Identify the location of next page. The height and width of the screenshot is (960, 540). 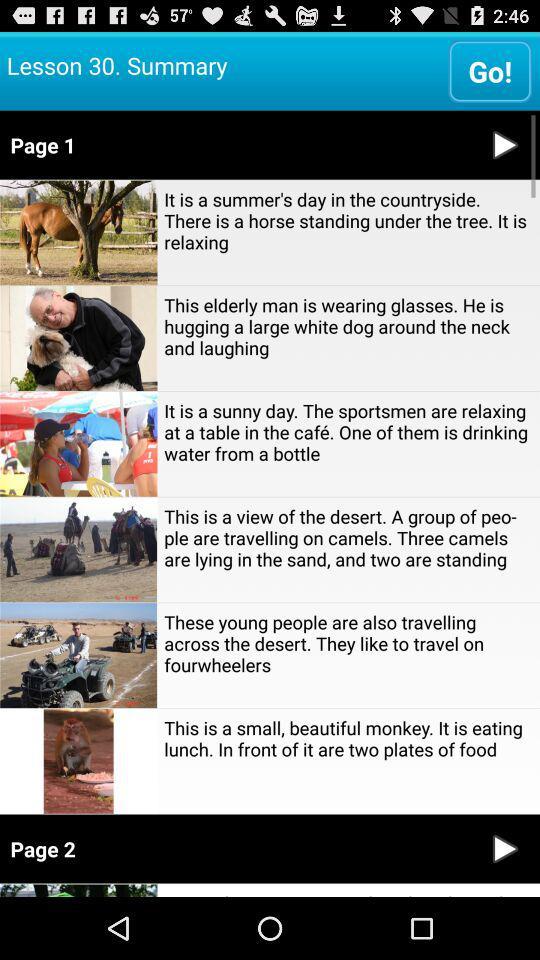
(504, 848).